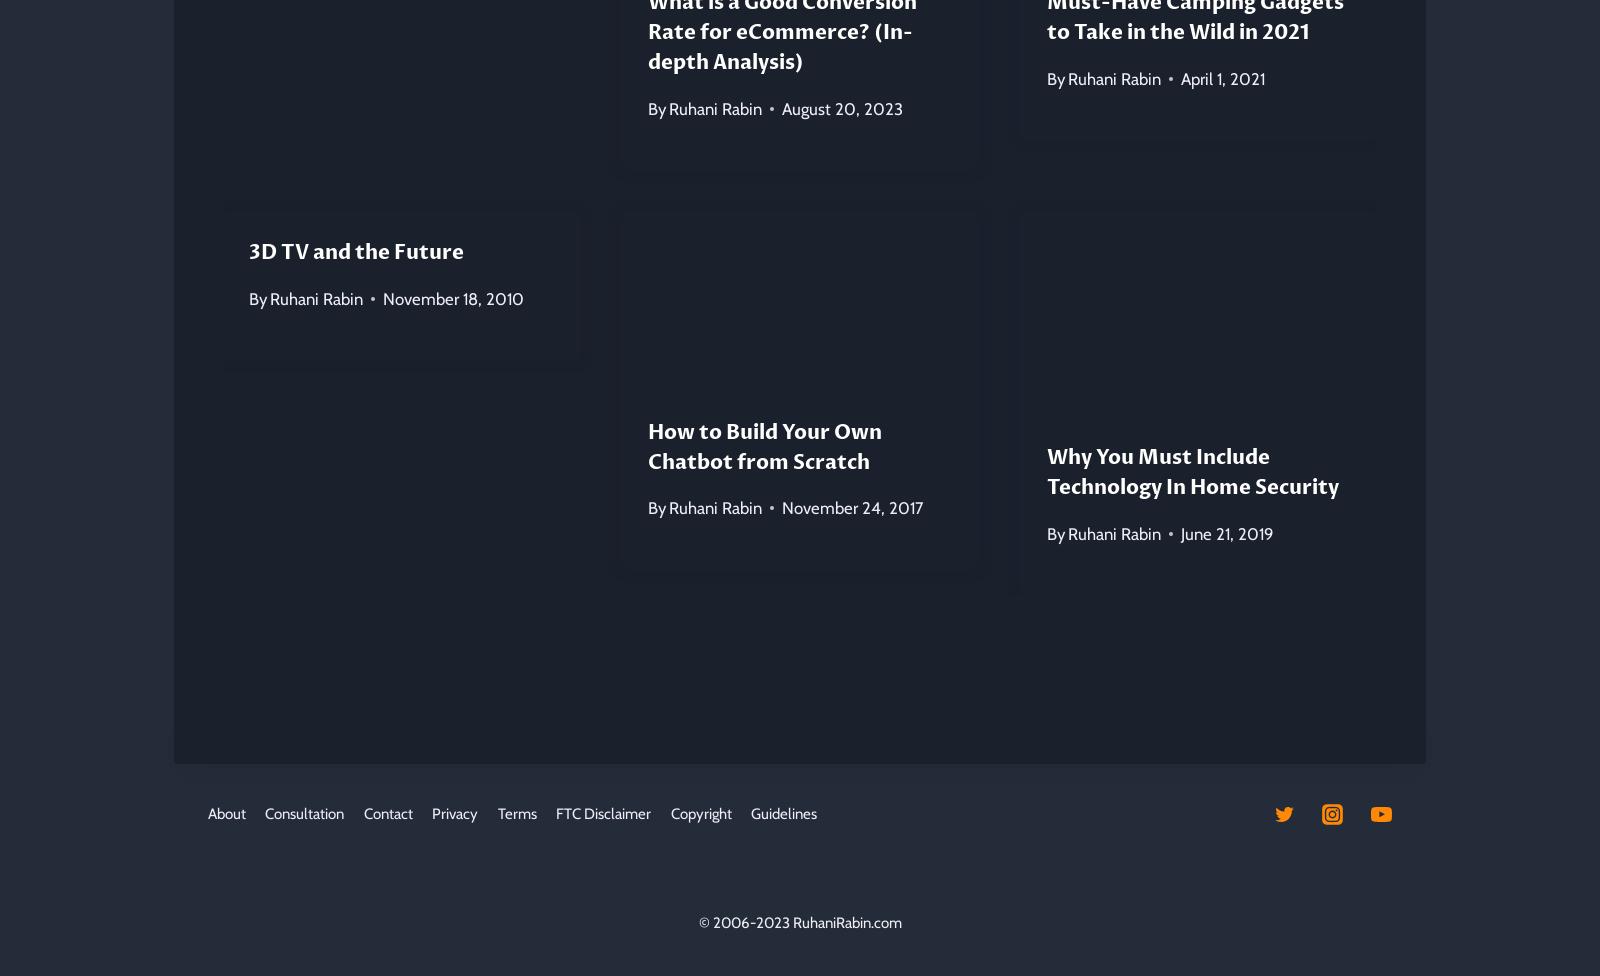  Describe the element at coordinates (764, 445) in the screenshot. I see `'How to Build Your Own Chatbot from Scratch'` at that location.